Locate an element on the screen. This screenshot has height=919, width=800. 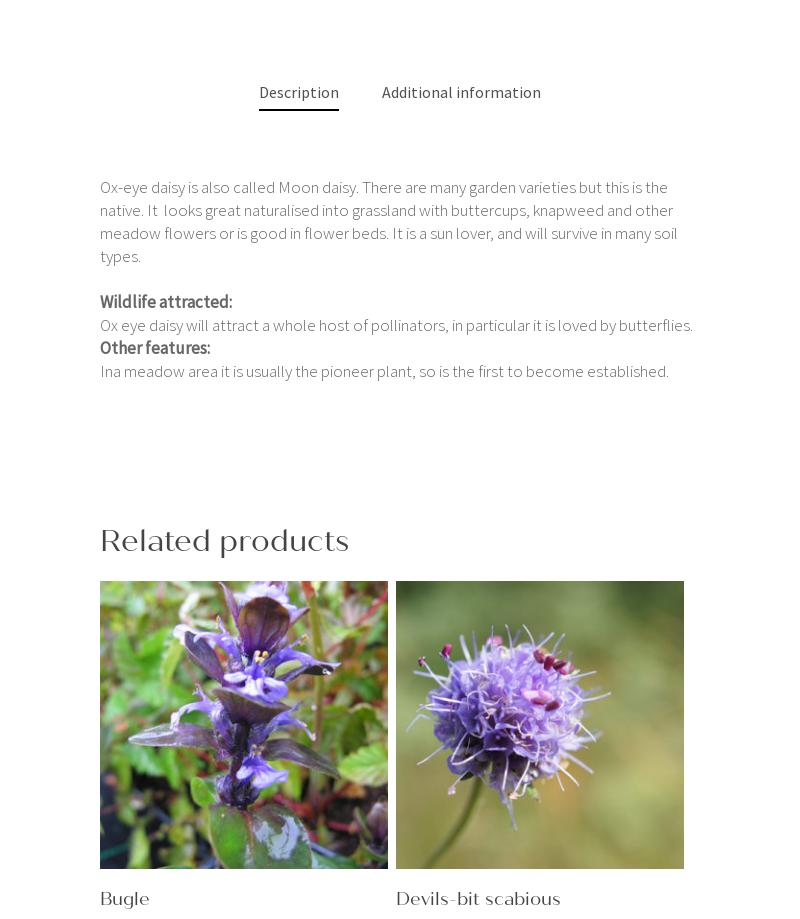
'Related products' is located at coordinates (100, 539).